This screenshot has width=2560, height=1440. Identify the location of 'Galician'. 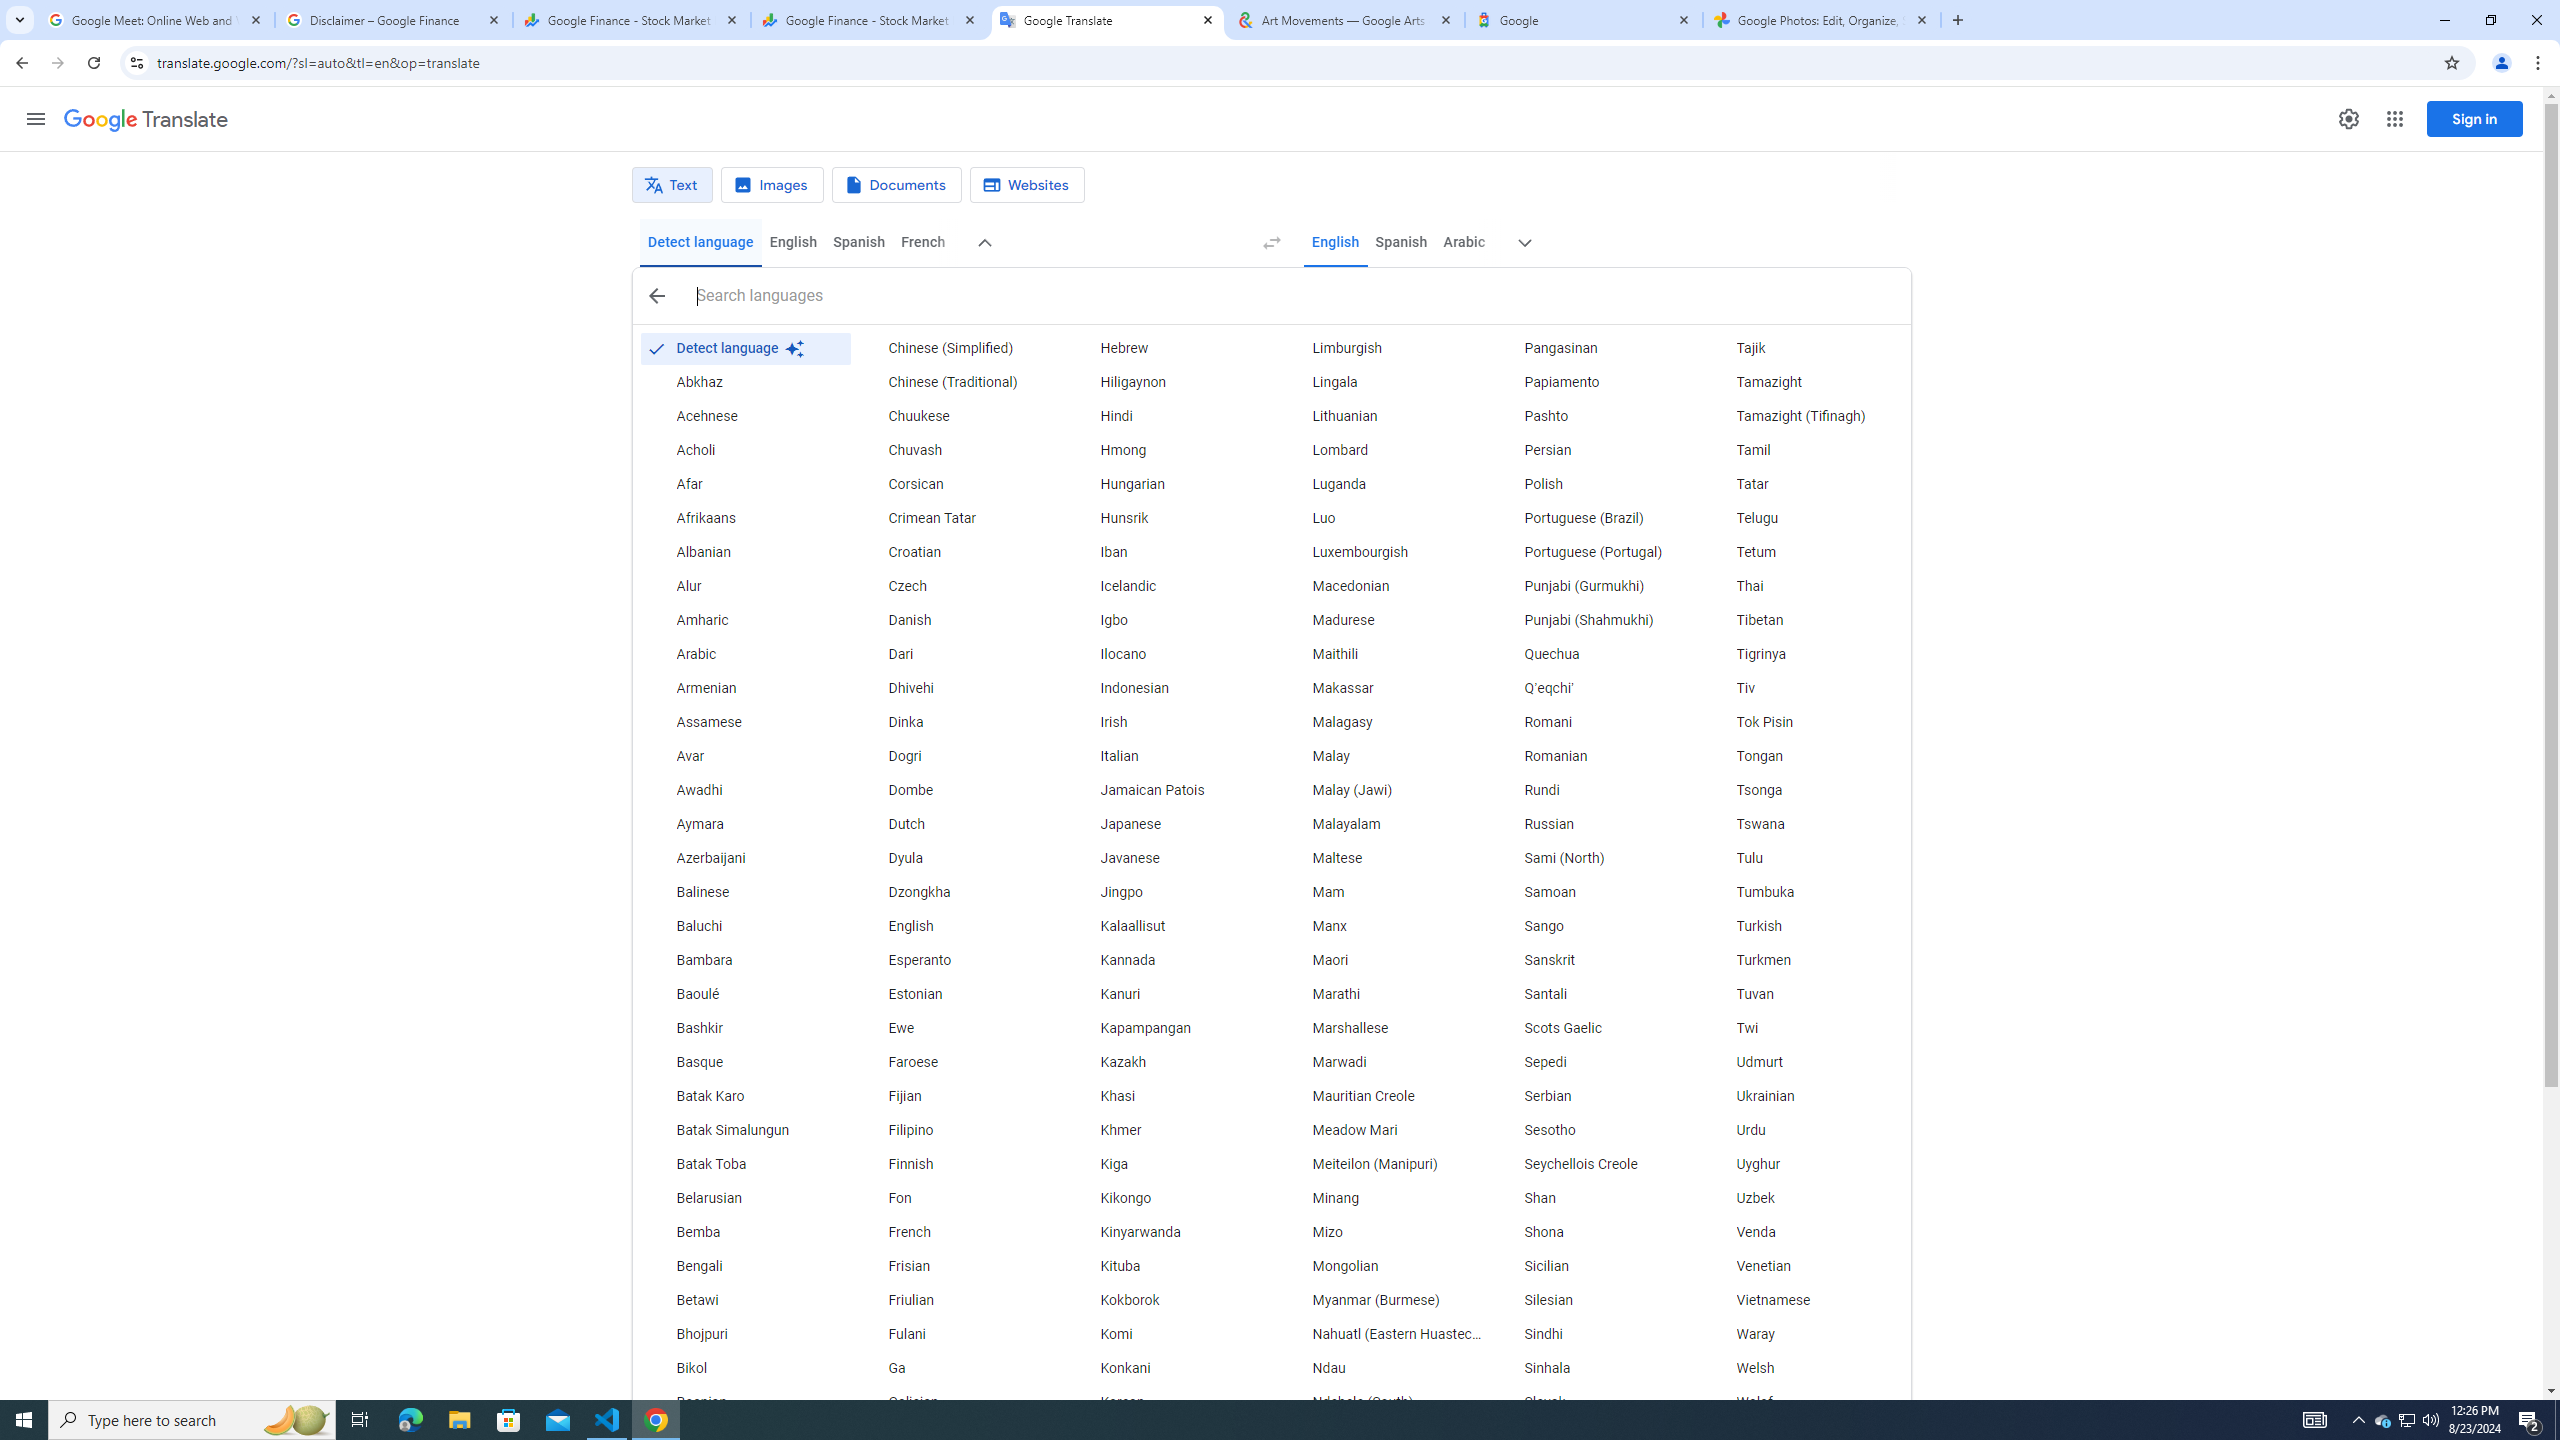
(957, 1401).